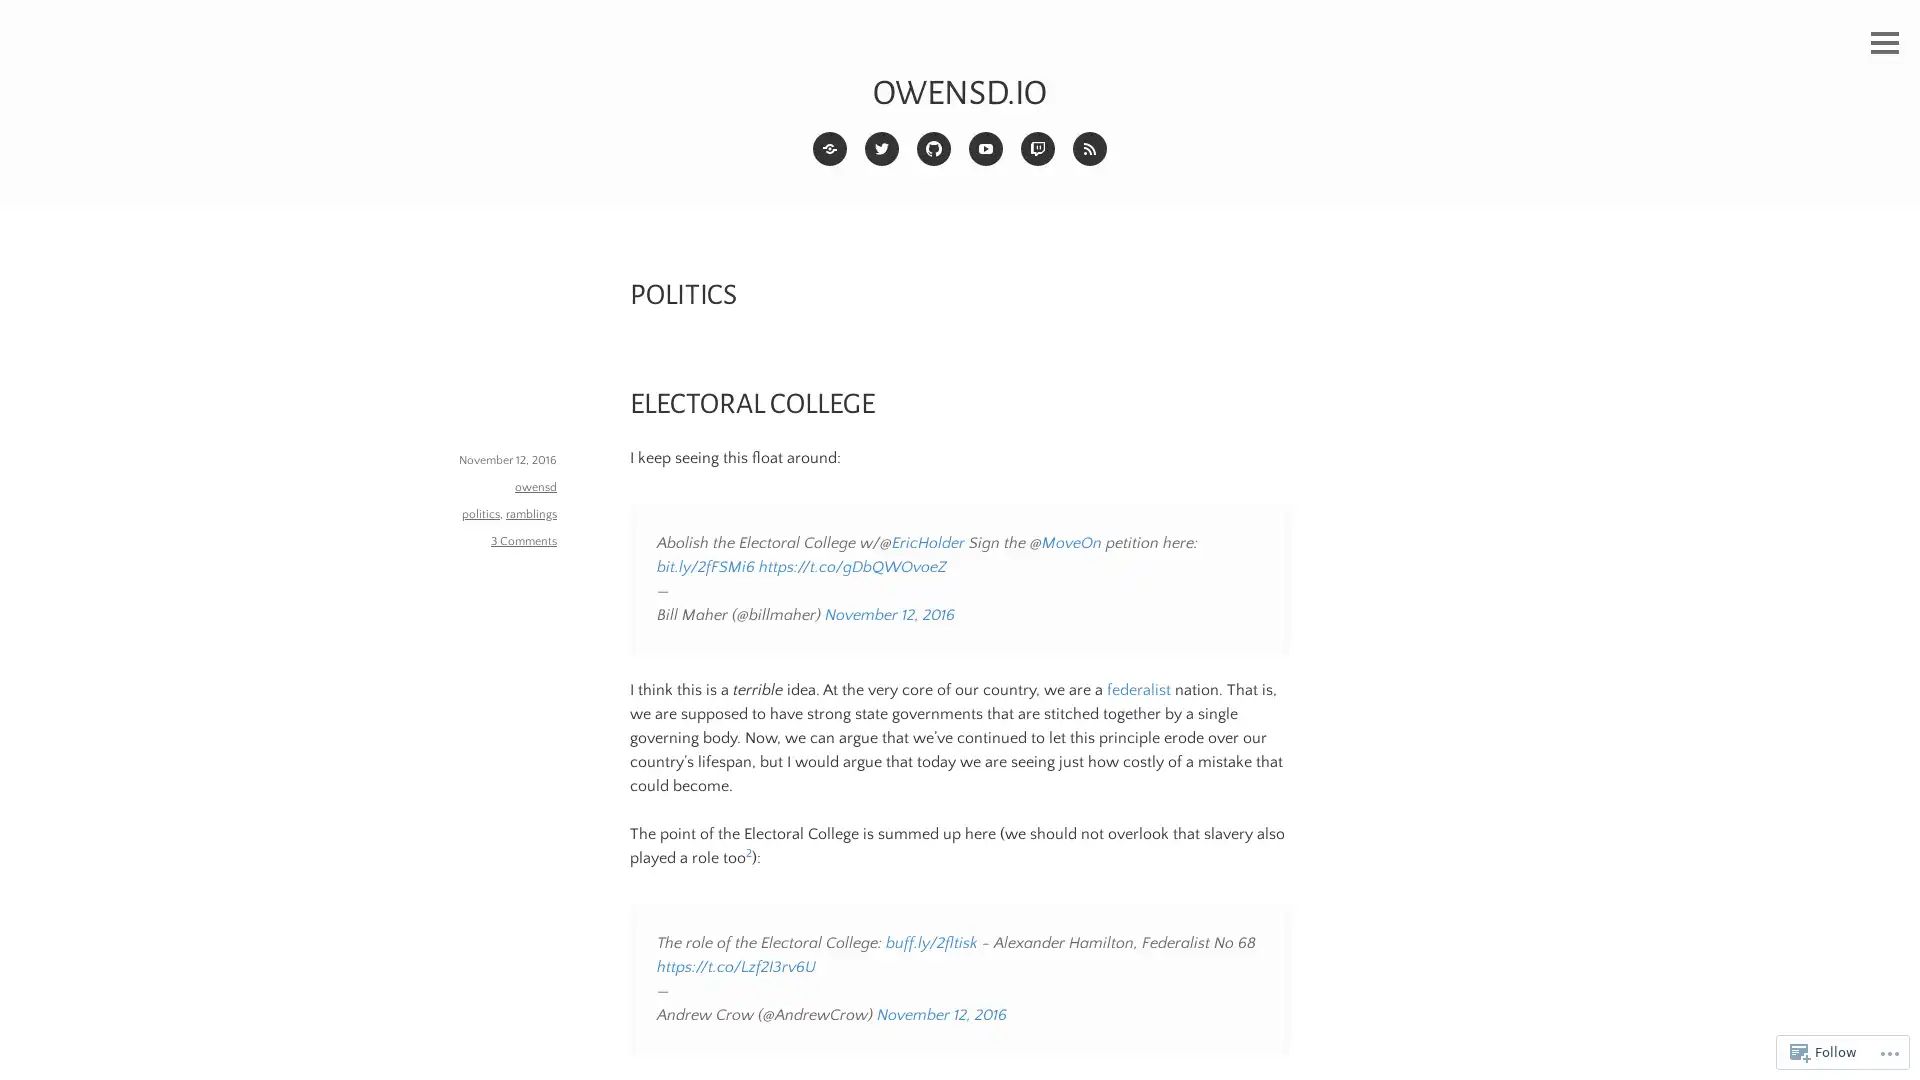  What do you see at coordinates (1884, 43) in the screenshot?
I see `Sidebar` at bounding box center [1884, 43].